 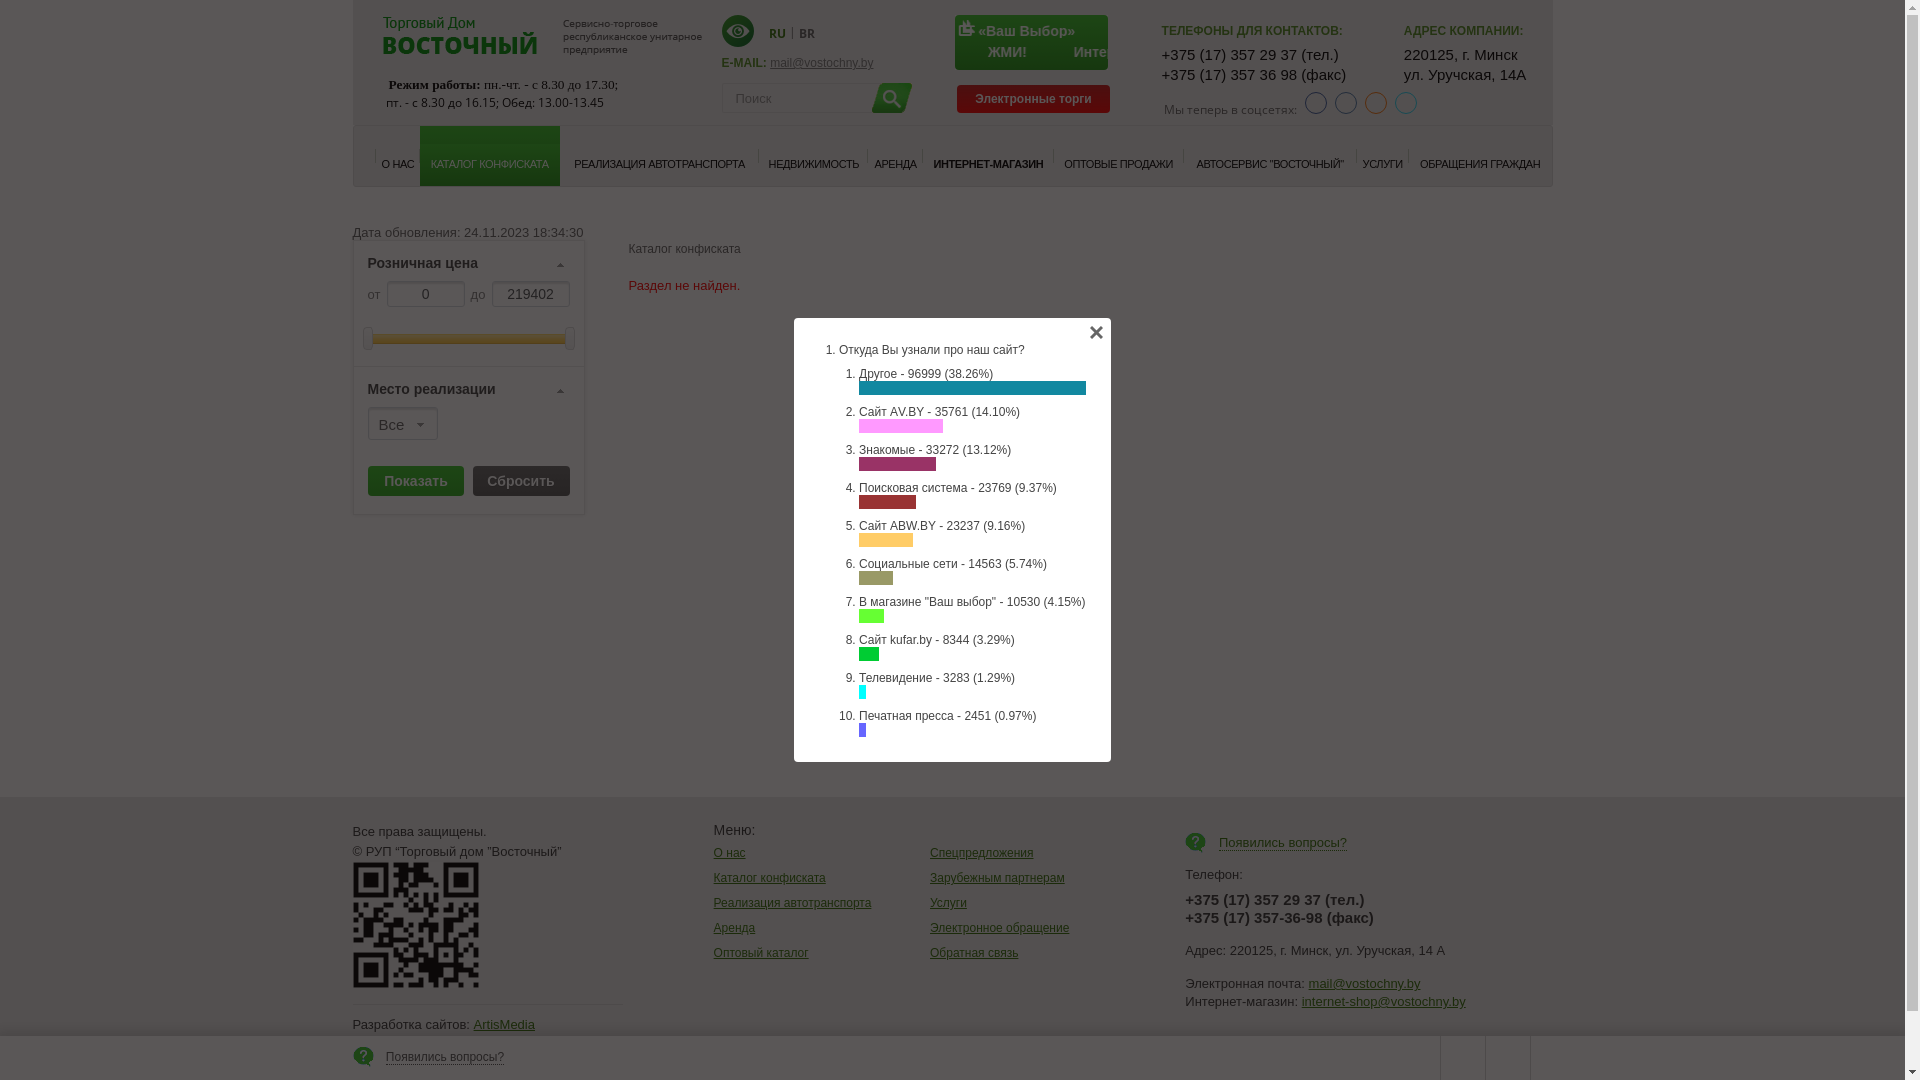 What do you see at coordinates (1363, 103) in the screenshot?
I see `'odnoklassniki'` at bounding box center [1363, 103].